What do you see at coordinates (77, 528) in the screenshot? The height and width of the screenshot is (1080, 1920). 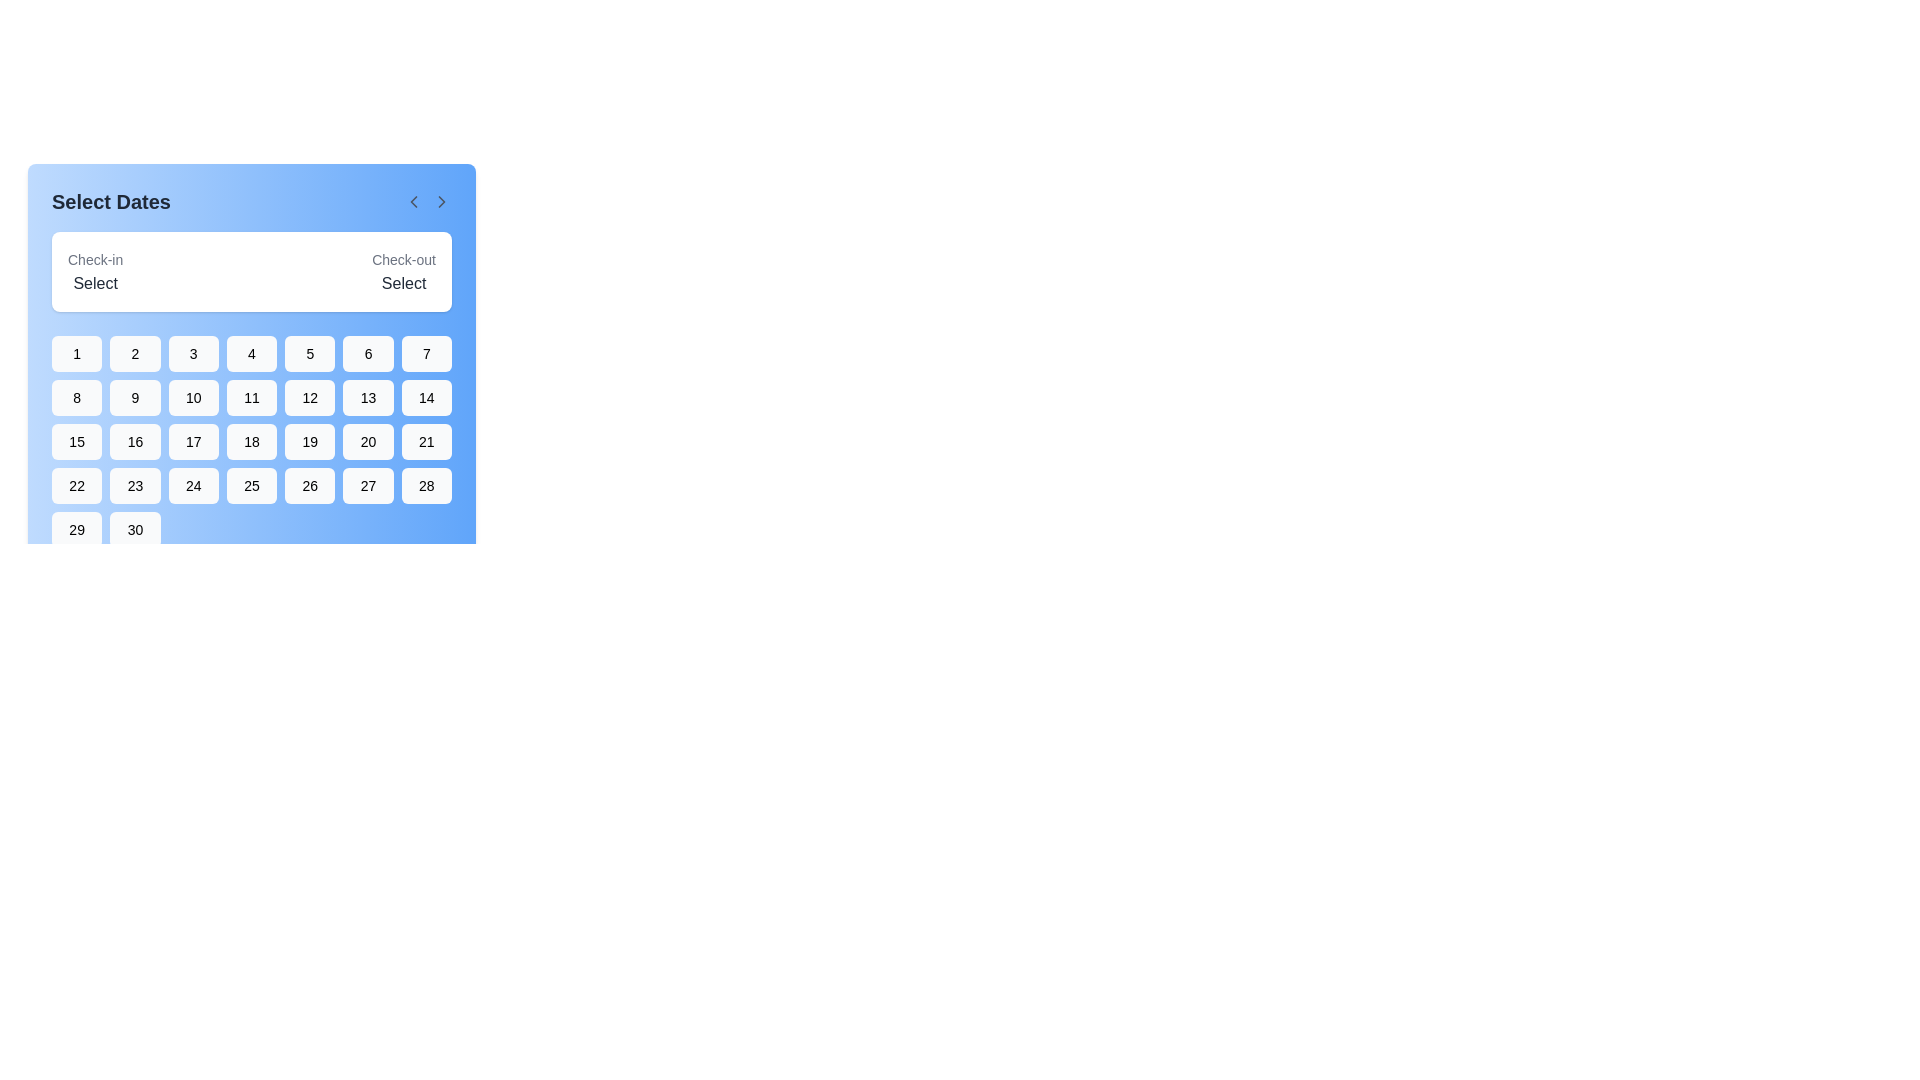 I see `the selectable day button representing the 29th day in the calendar interface for potential reordering` at bounding box center [77, 528].